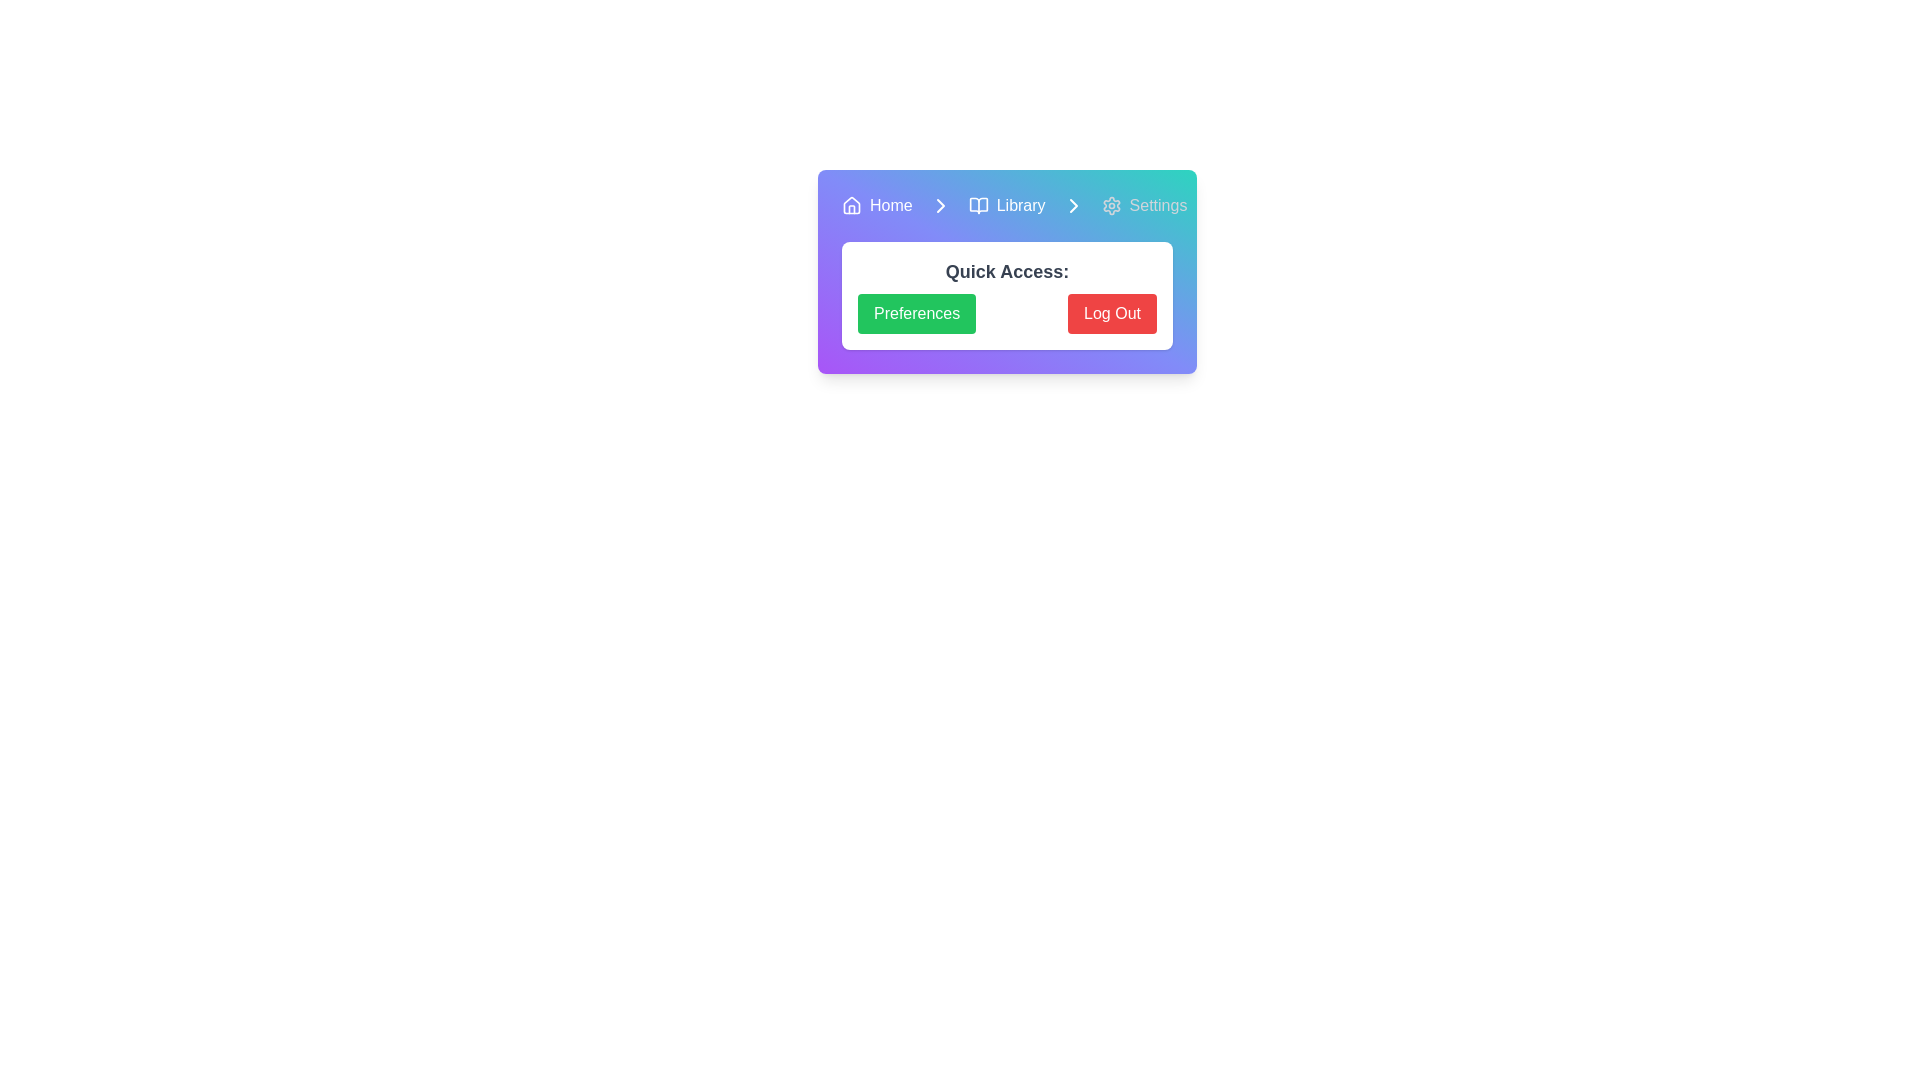  What do you see at coordinates (978, 205) in the screenshot?
I see `the 'Library' icon in the navigation bar` at bounding box center [978, 205].